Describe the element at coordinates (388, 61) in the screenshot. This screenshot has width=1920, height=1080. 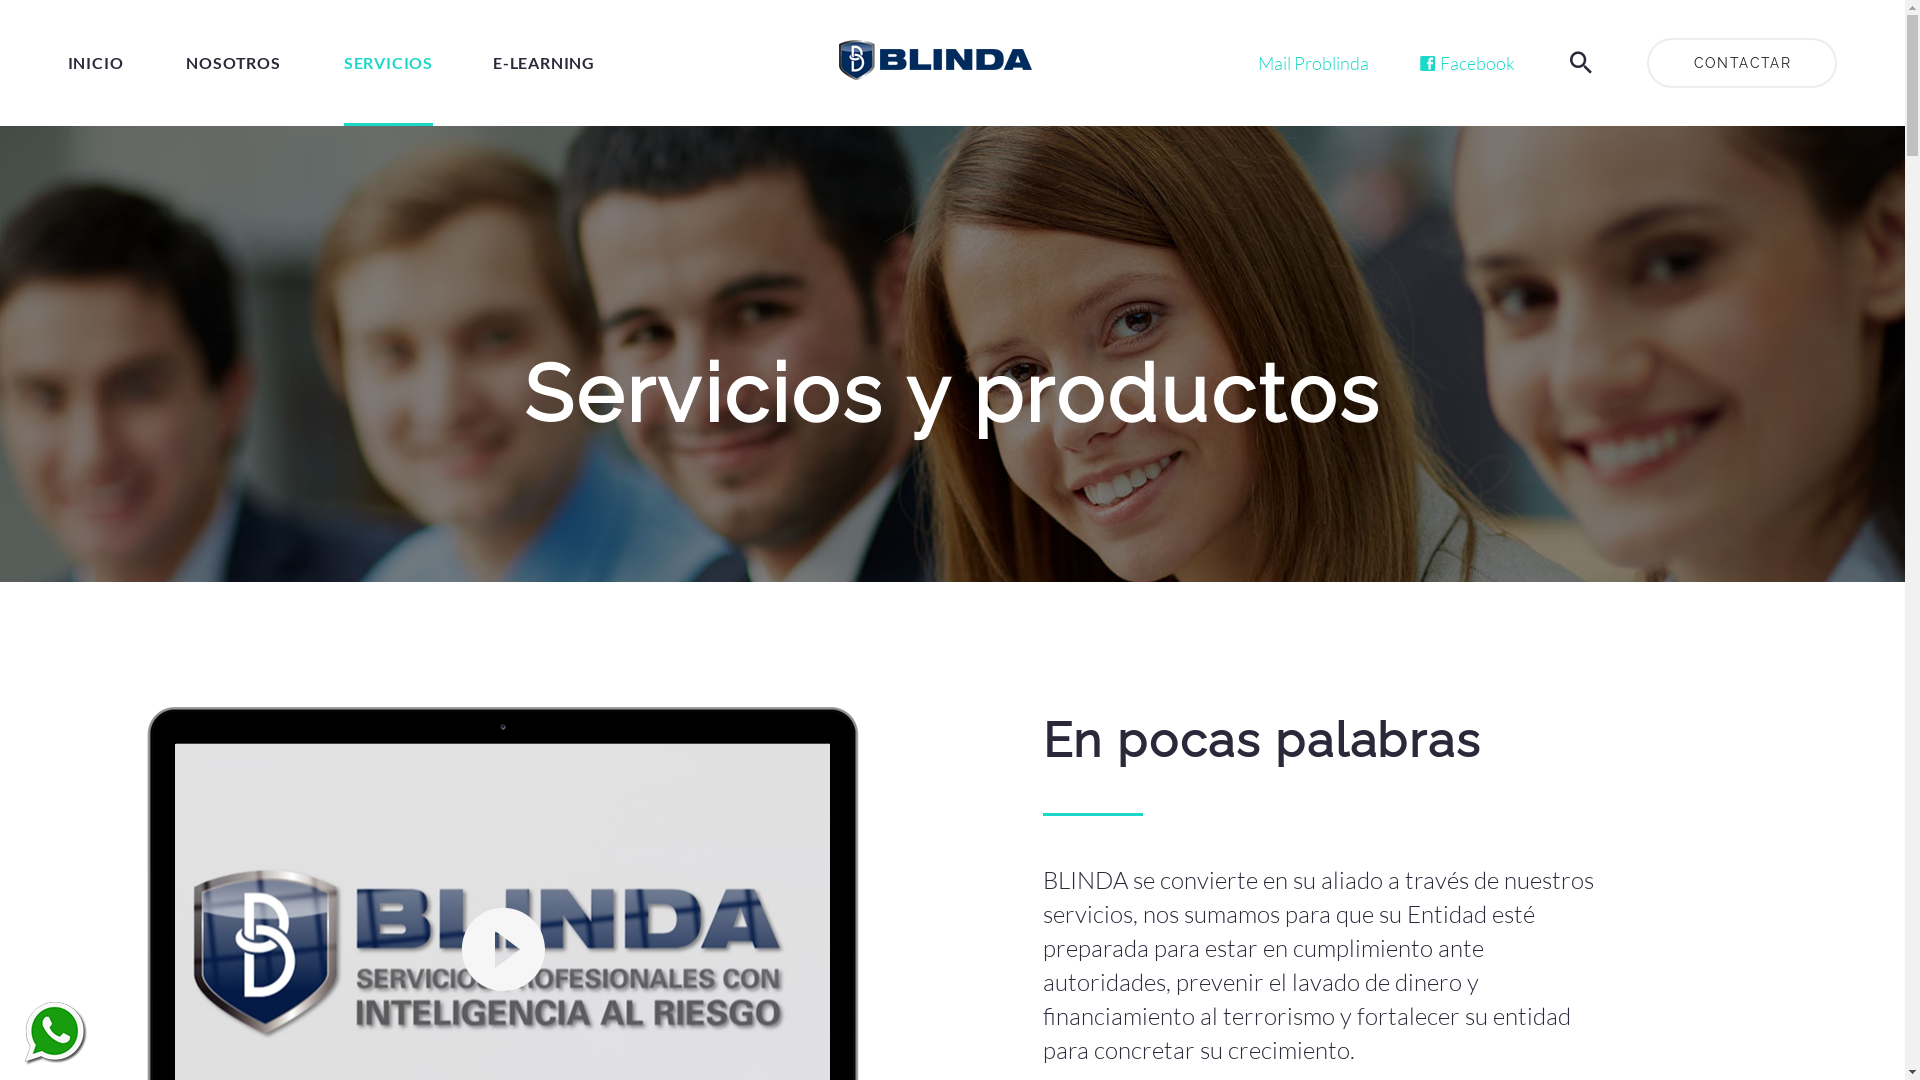
I see `'SERVICIOS'` at that location.